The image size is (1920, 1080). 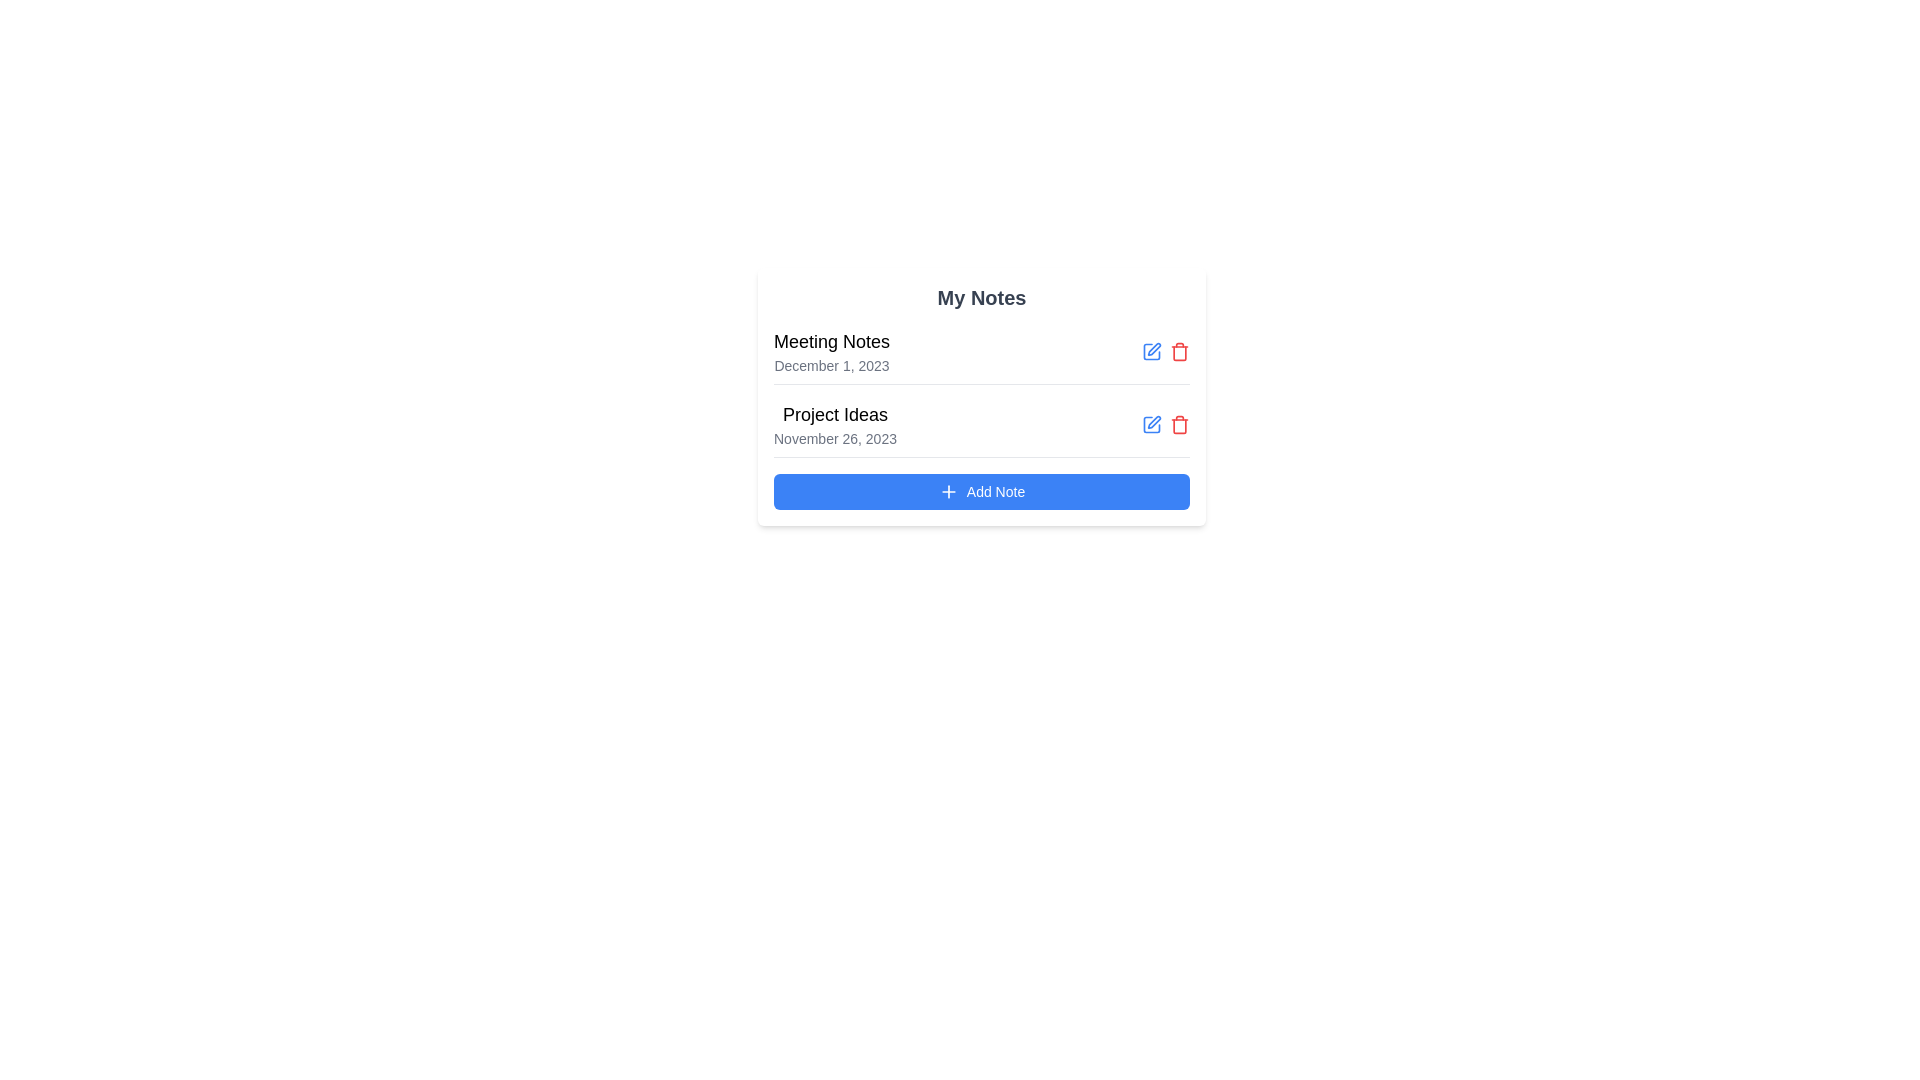 What do you see at coordinates (835, 438) in the screenshot?
I see `the Date label indicating the date associated with the 'Project Ideas' entry in the notes list` at bounding box center [835, 438].